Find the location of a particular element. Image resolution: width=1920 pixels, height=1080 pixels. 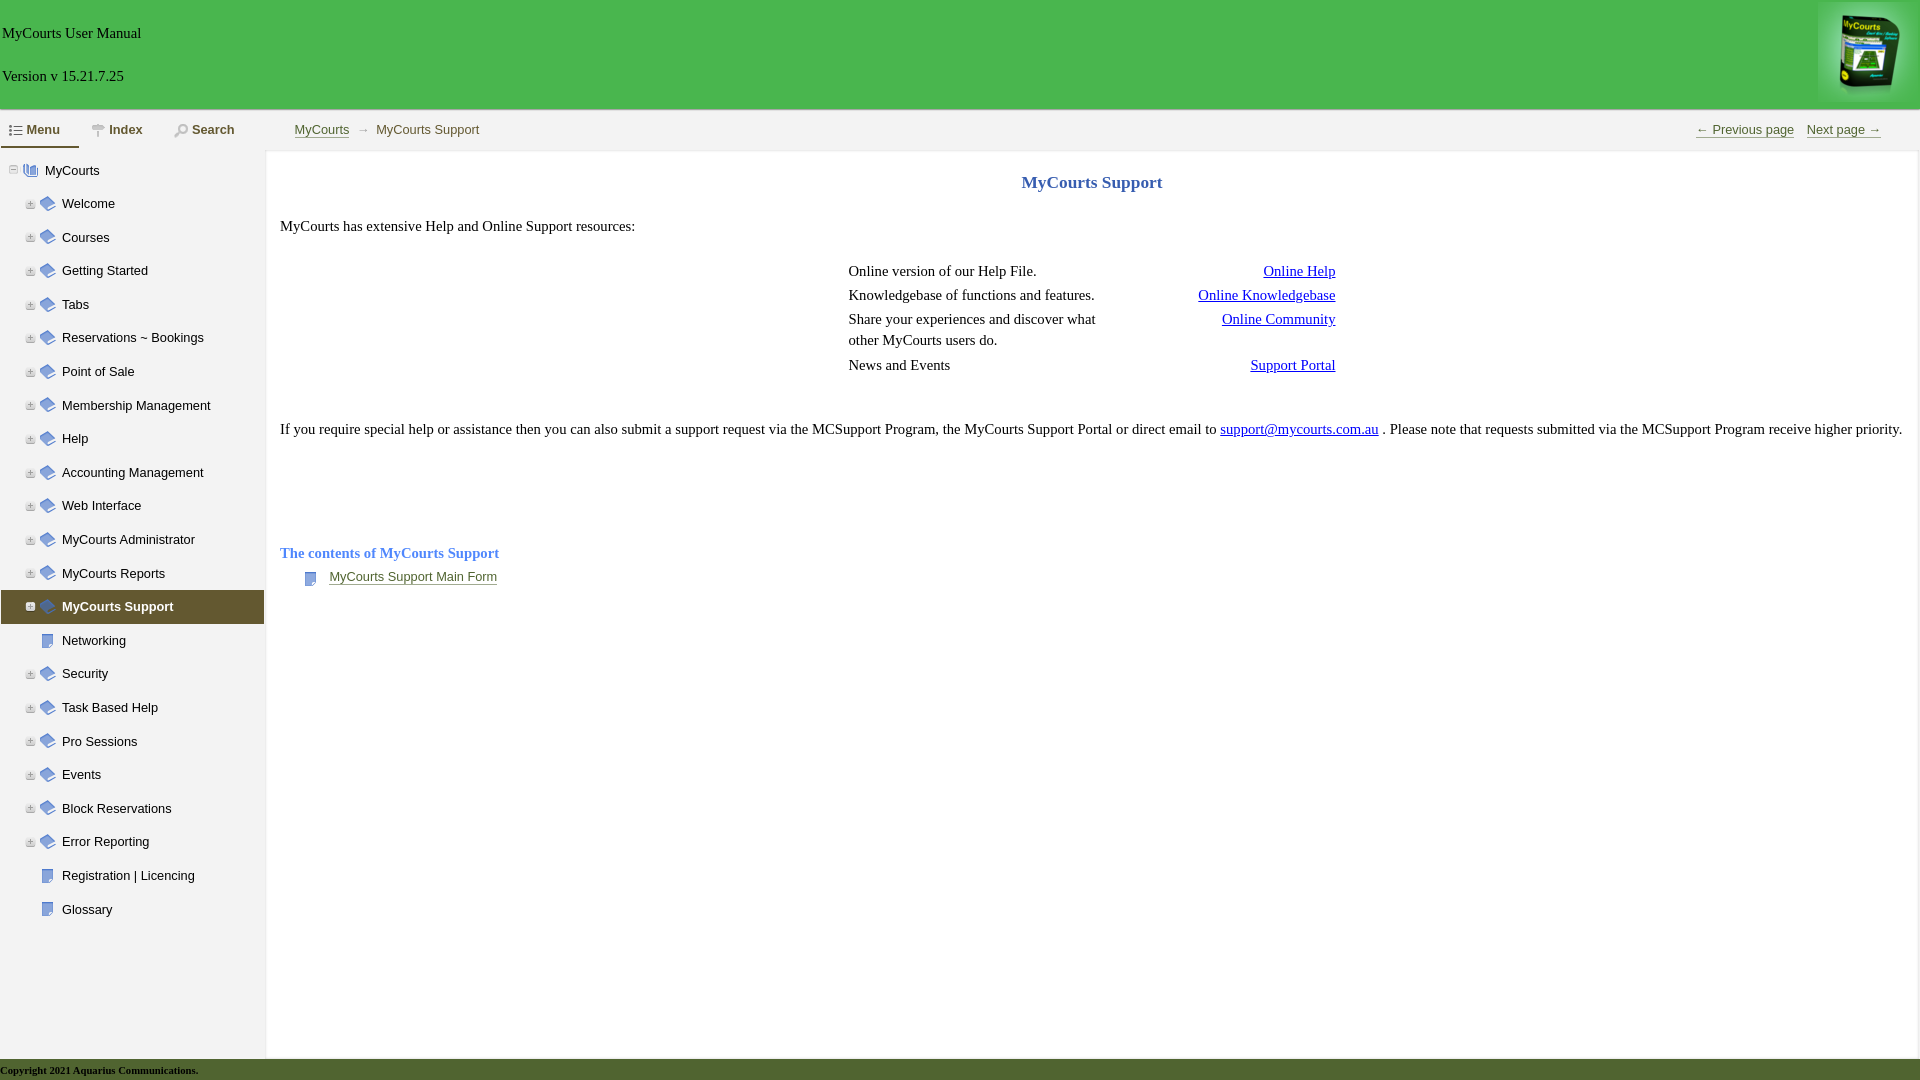

'Accounting Management' is located at coordinates (188, 473).